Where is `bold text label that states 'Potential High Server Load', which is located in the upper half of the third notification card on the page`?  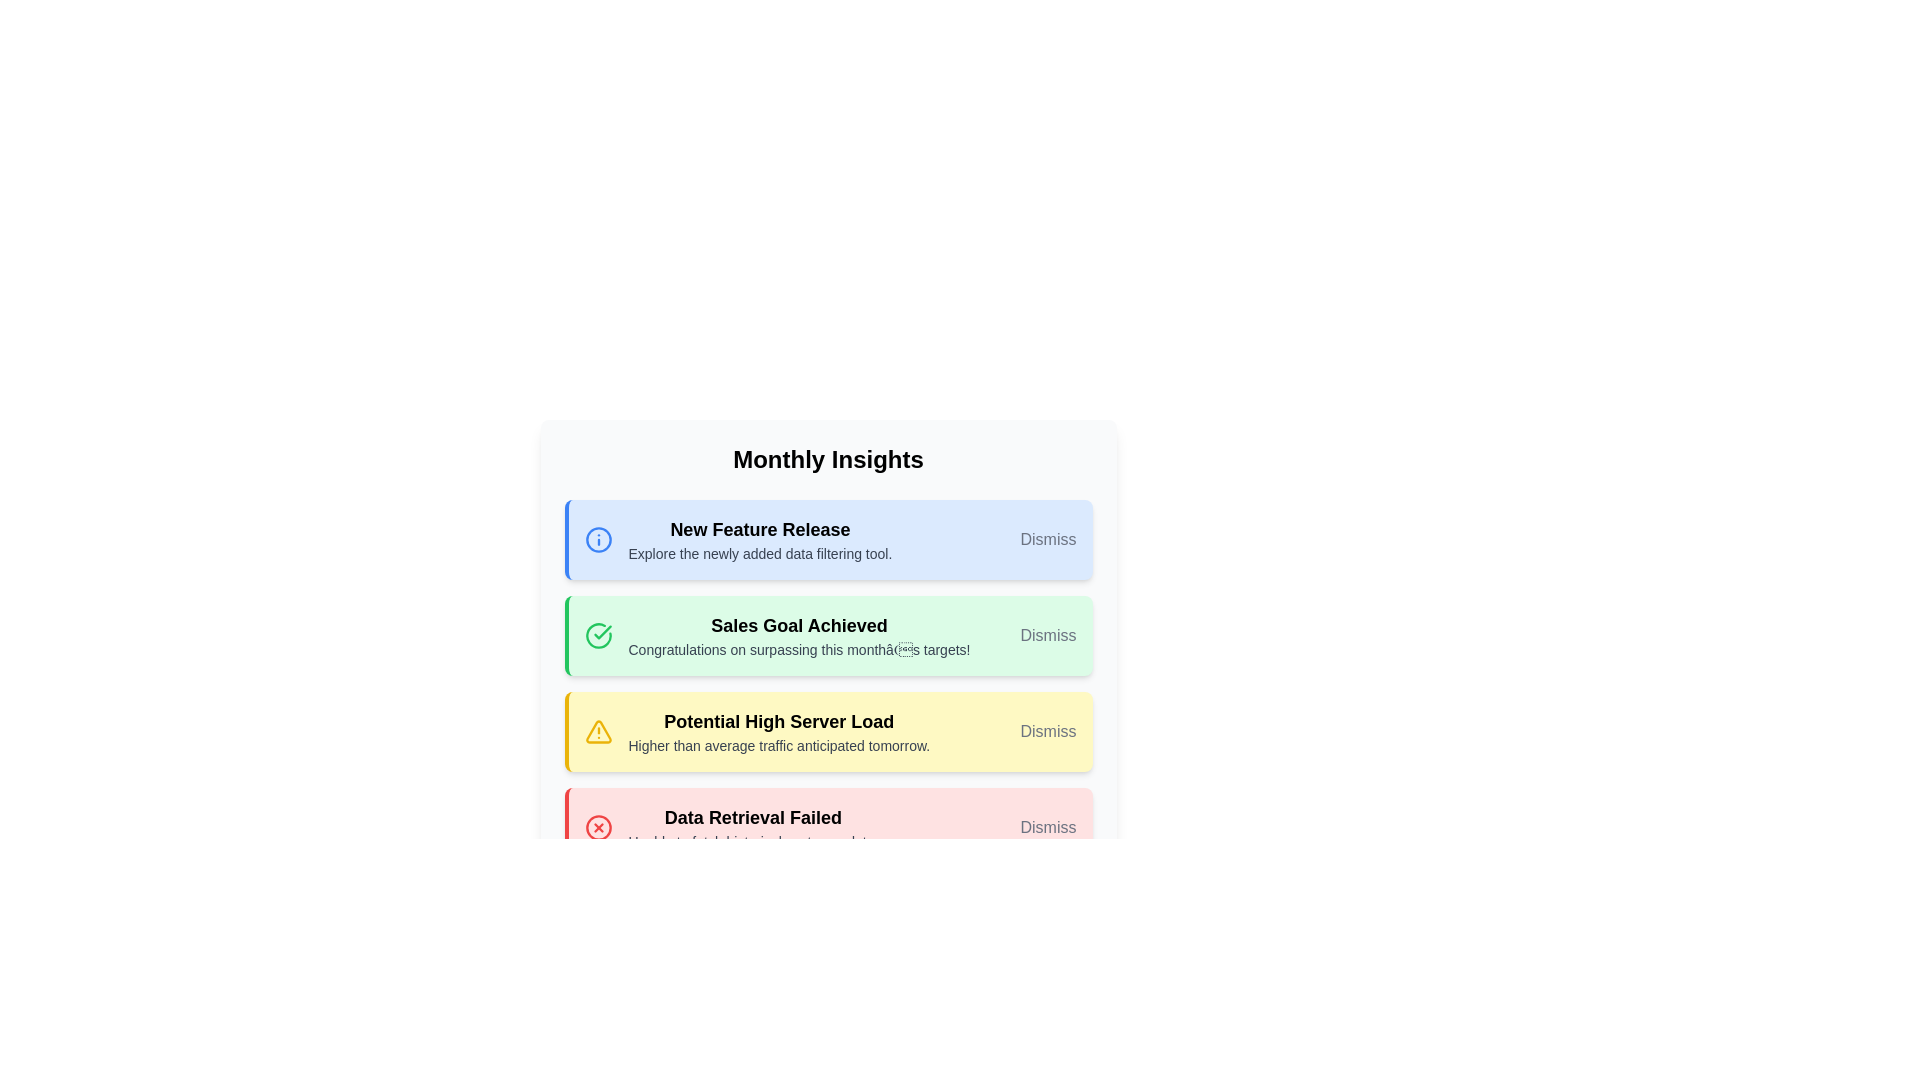
bold text label that states 'Potential High Server Load', which is located in the upper half of the third notification card on the page is located at coordinates (778, 721).